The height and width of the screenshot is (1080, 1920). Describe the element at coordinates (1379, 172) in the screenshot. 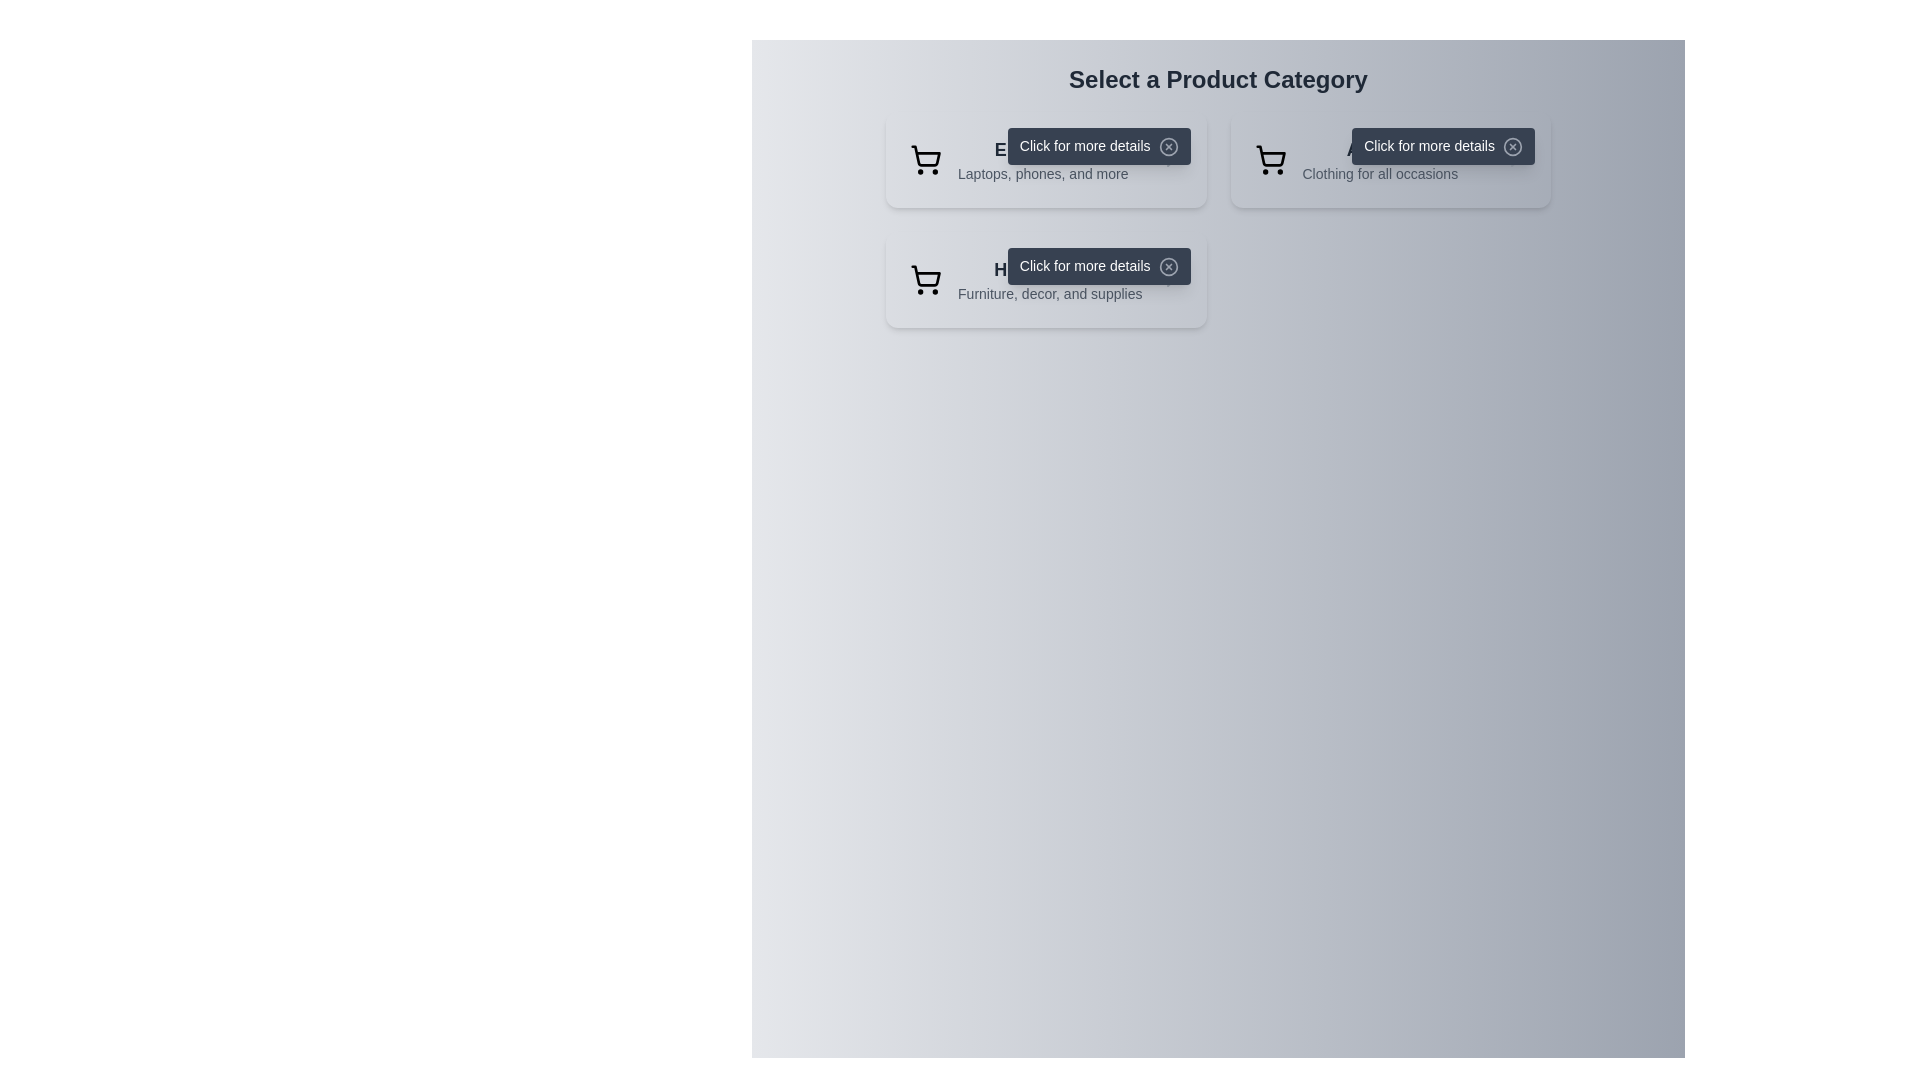

I see `the Text Label displaying 'Clothing for all occasions', which is styled in light gray and located below the bold title 'Apparel'` at that location.